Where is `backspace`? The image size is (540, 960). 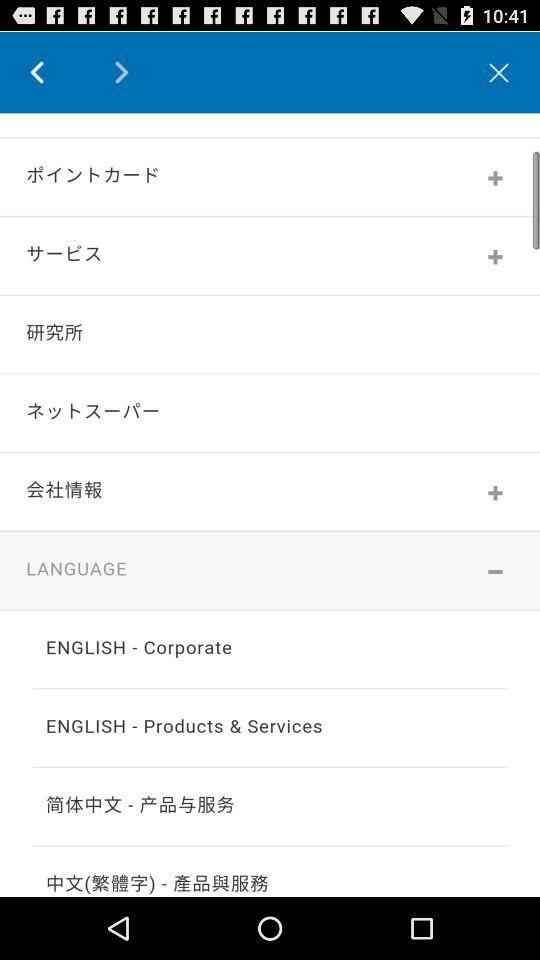
backspace is located at coordinates (52, 72).